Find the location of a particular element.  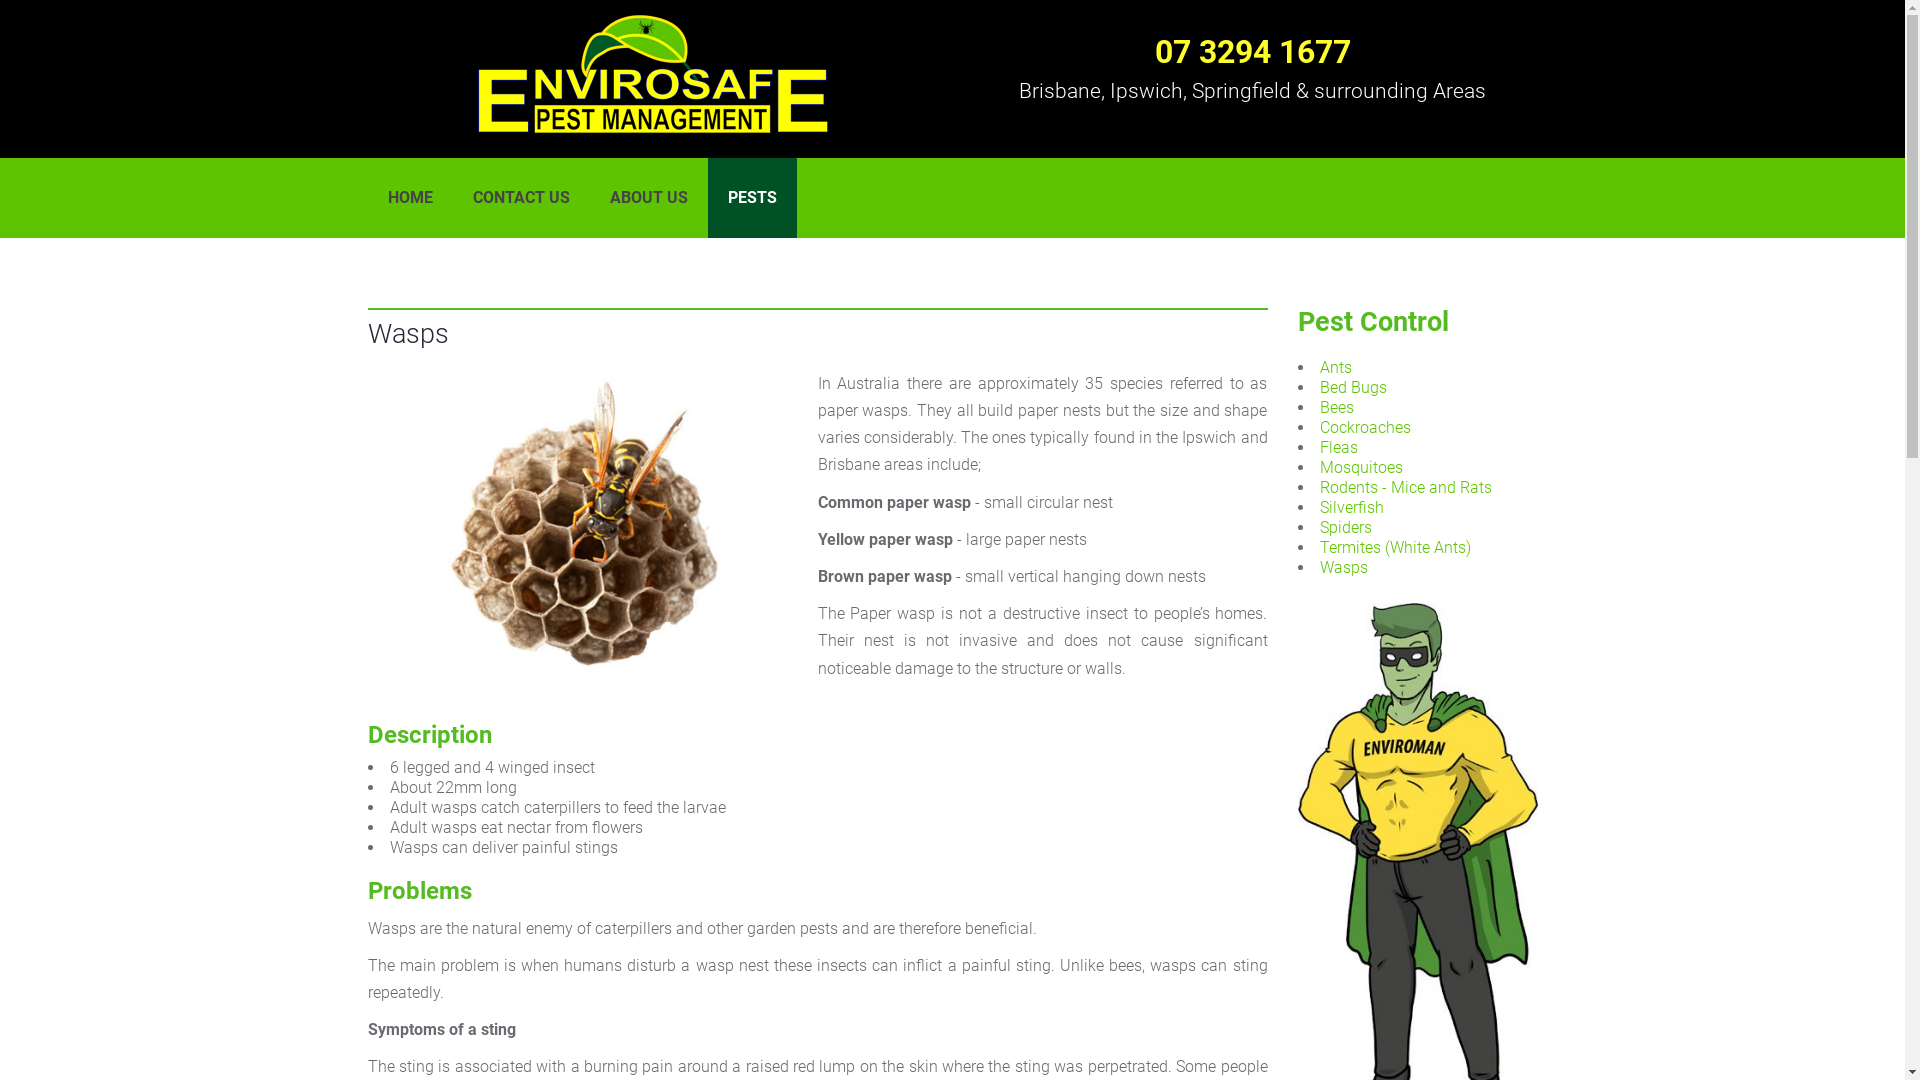

'Silverfish' is located at coordinates (1352, 506).